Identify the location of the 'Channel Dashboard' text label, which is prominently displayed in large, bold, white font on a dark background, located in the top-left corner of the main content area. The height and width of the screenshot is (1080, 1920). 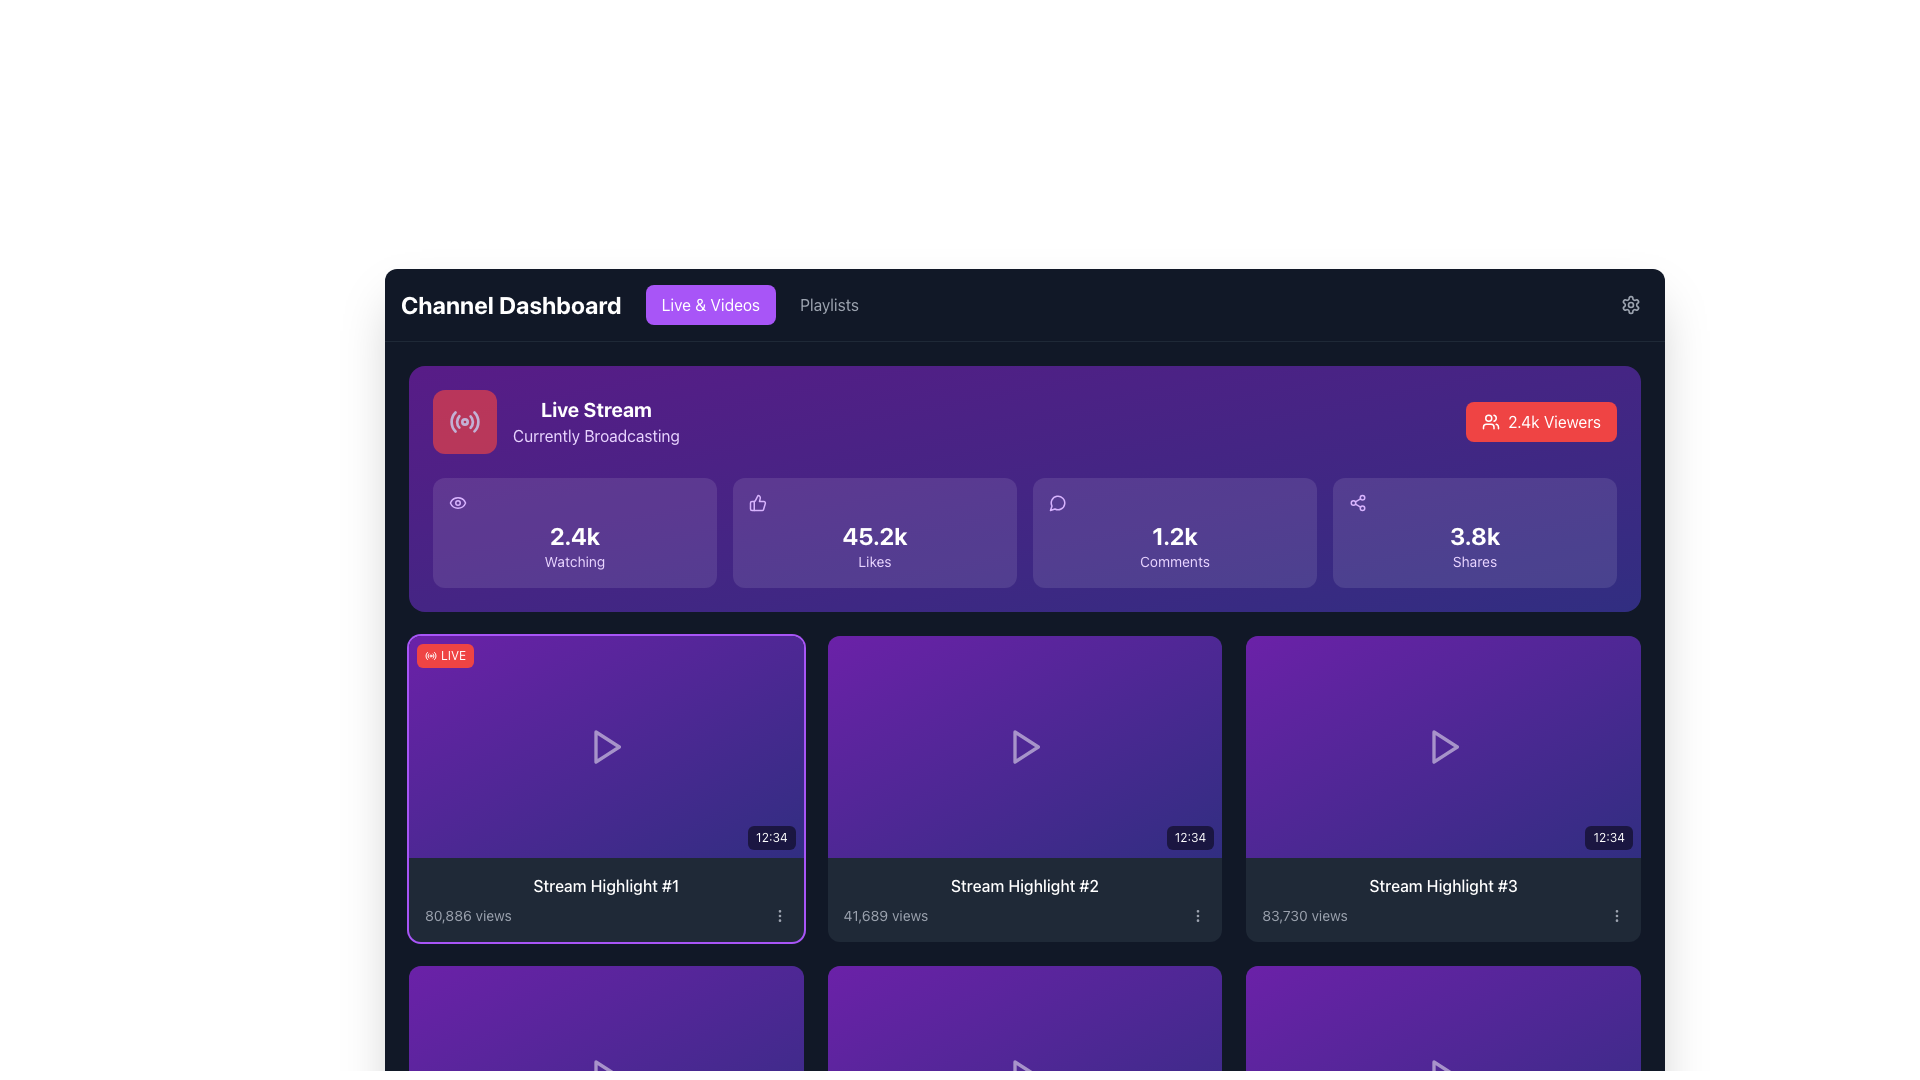
(511, 304).